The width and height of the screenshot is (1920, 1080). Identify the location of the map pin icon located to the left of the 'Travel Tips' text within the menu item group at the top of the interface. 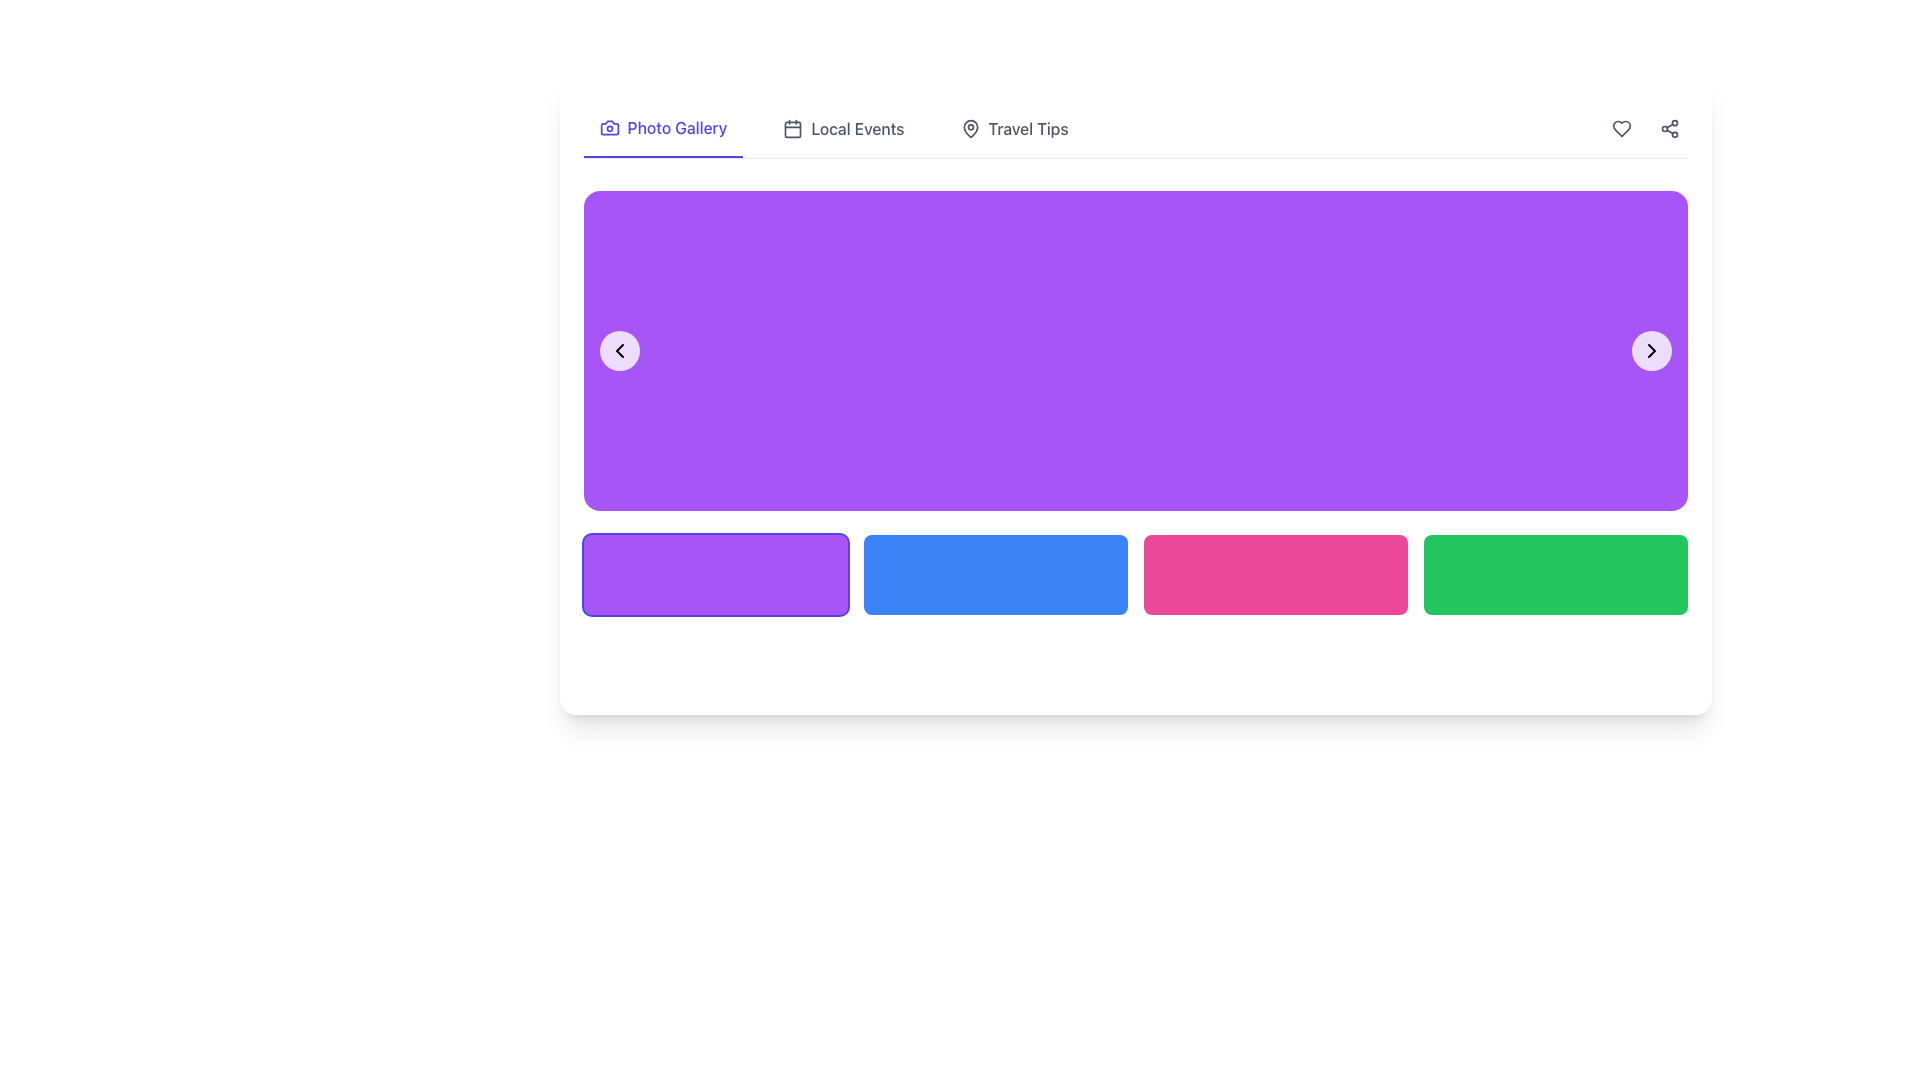
(970, 128).